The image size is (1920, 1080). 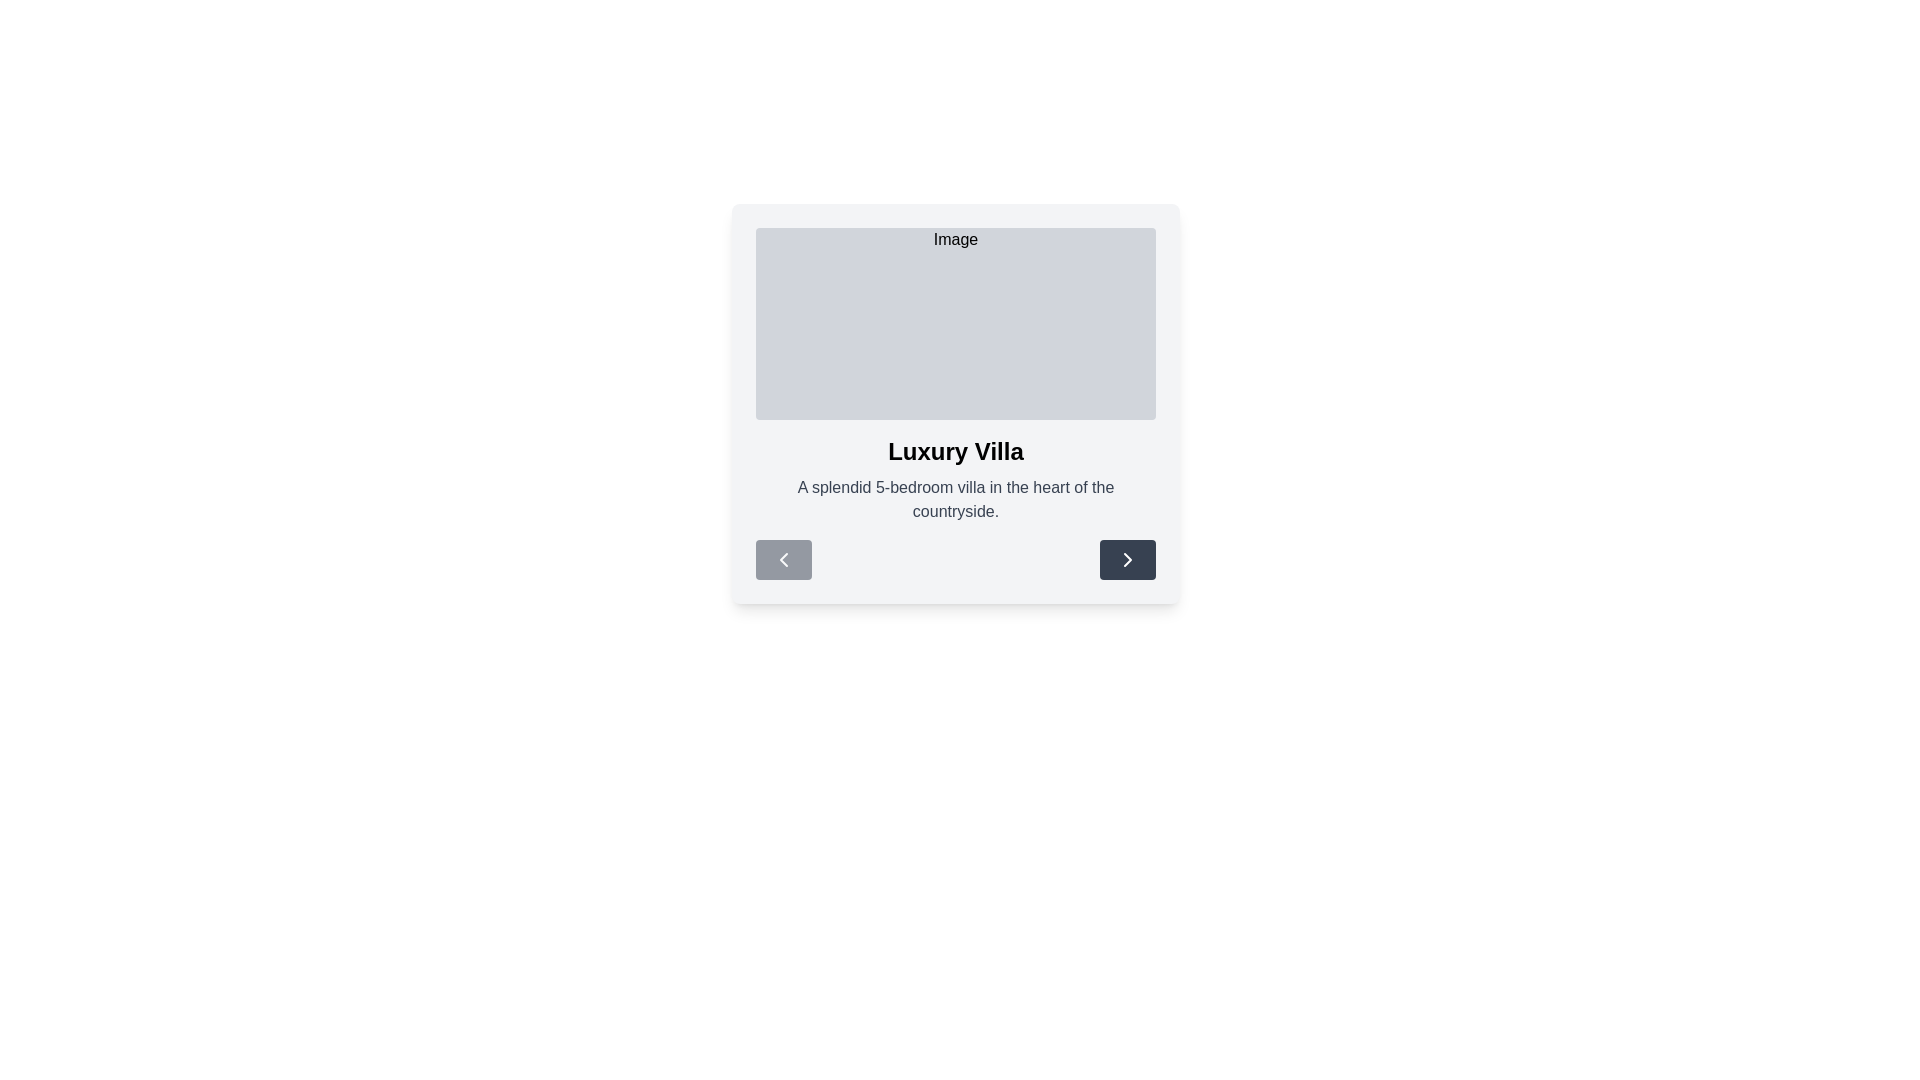 I want to click on the first button on the left with a gray background and a white leftward-pointing chevron icon, so click(x=782, y=559).